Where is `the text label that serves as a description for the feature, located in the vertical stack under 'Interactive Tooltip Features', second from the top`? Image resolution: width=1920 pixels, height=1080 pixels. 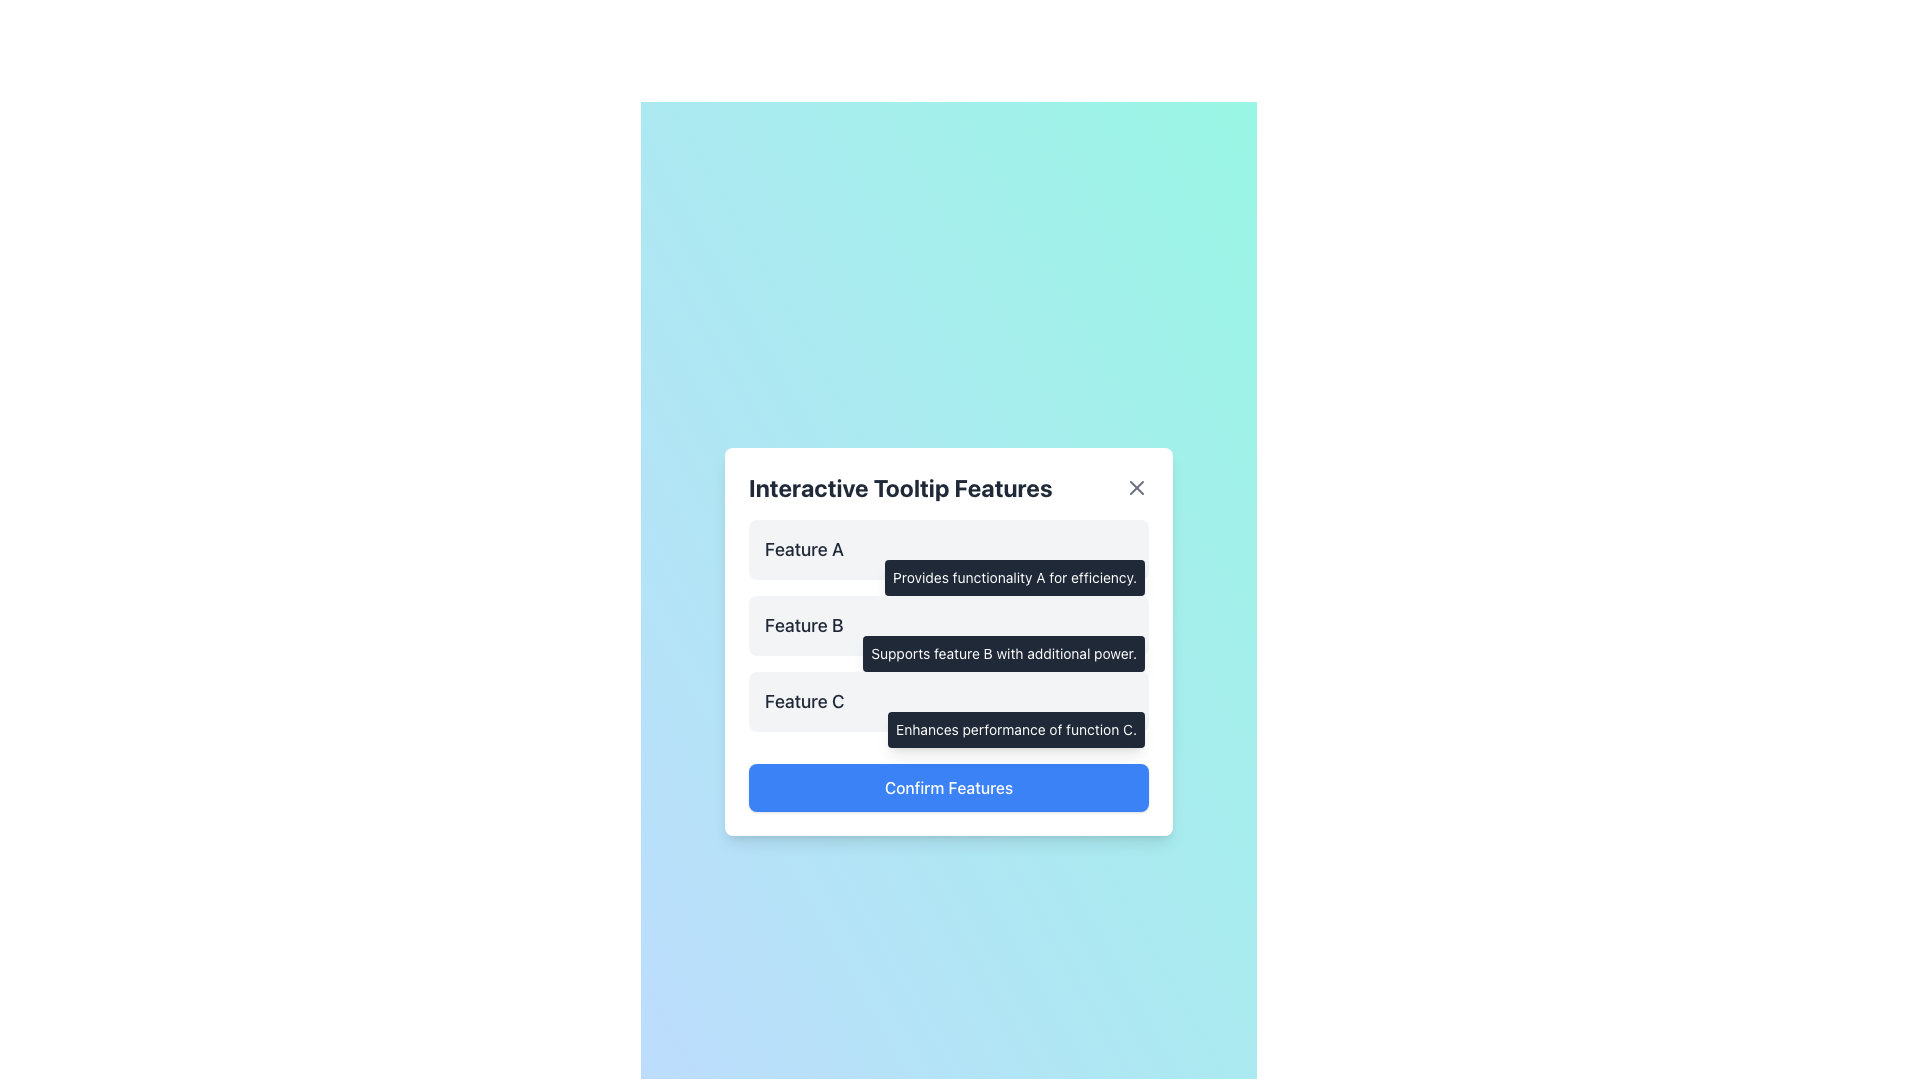
the text label that serves as a description for the feature, located in the vertical stack under 'Interactive Tooltip Features', second from the top is located at coordinates (804, 624).